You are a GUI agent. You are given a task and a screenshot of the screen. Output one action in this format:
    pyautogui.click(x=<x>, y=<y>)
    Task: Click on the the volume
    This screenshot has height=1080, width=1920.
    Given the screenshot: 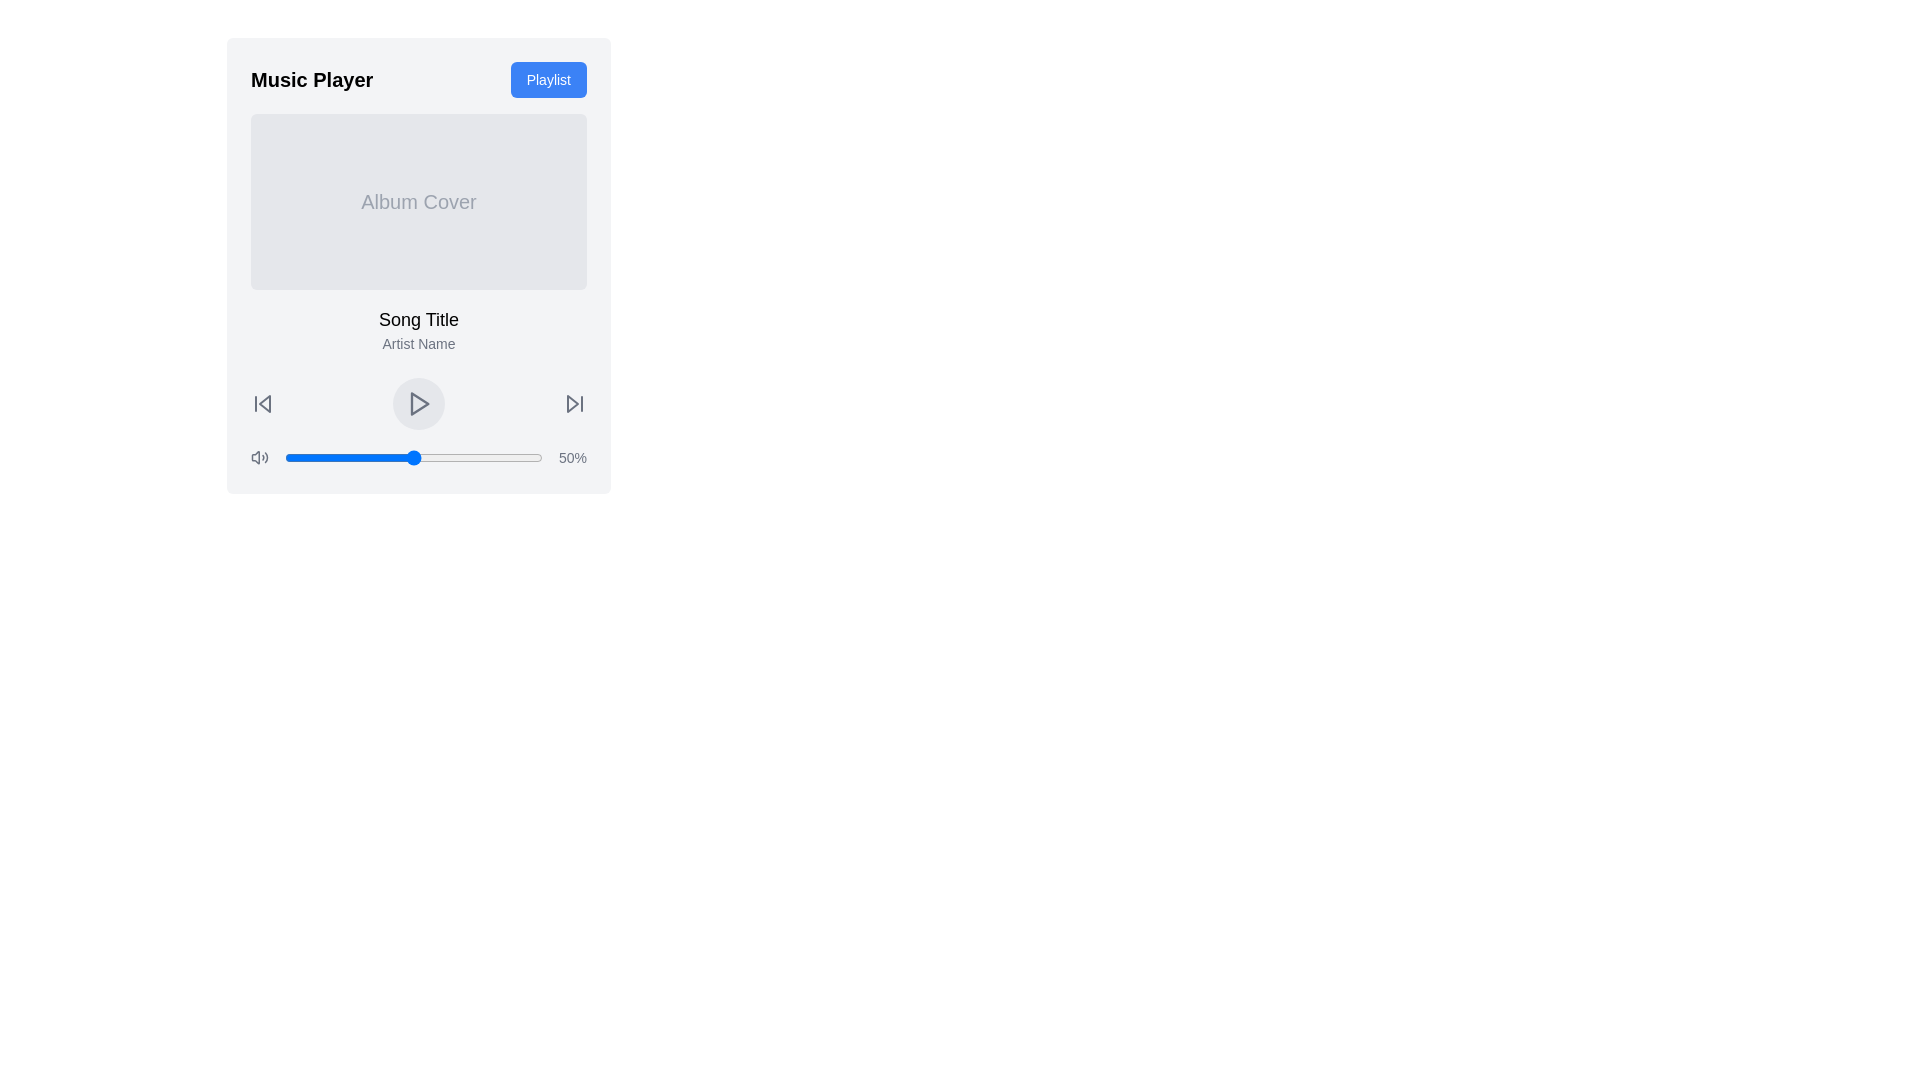 What is the action you would take?
    pyautogui.click(x=539, y=458)
    